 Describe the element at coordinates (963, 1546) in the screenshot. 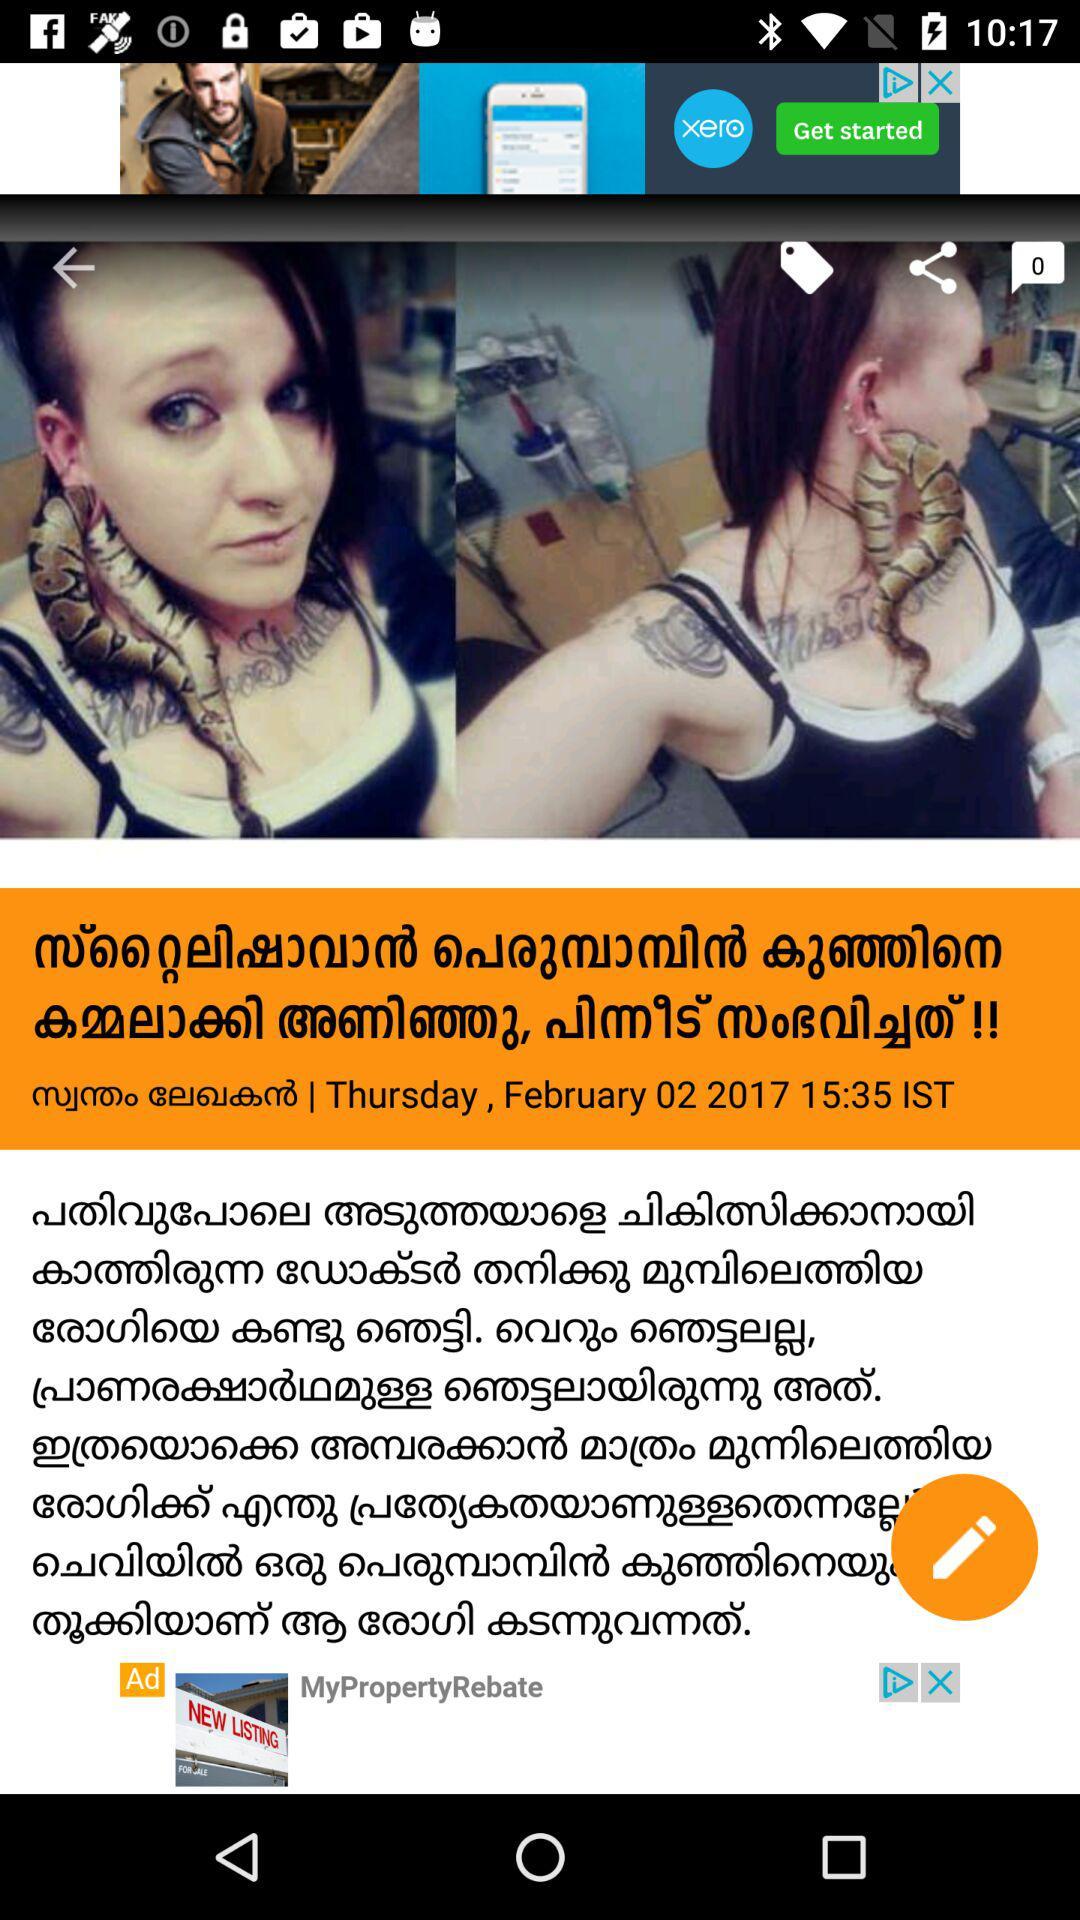

I see `the edit icon` at that location.